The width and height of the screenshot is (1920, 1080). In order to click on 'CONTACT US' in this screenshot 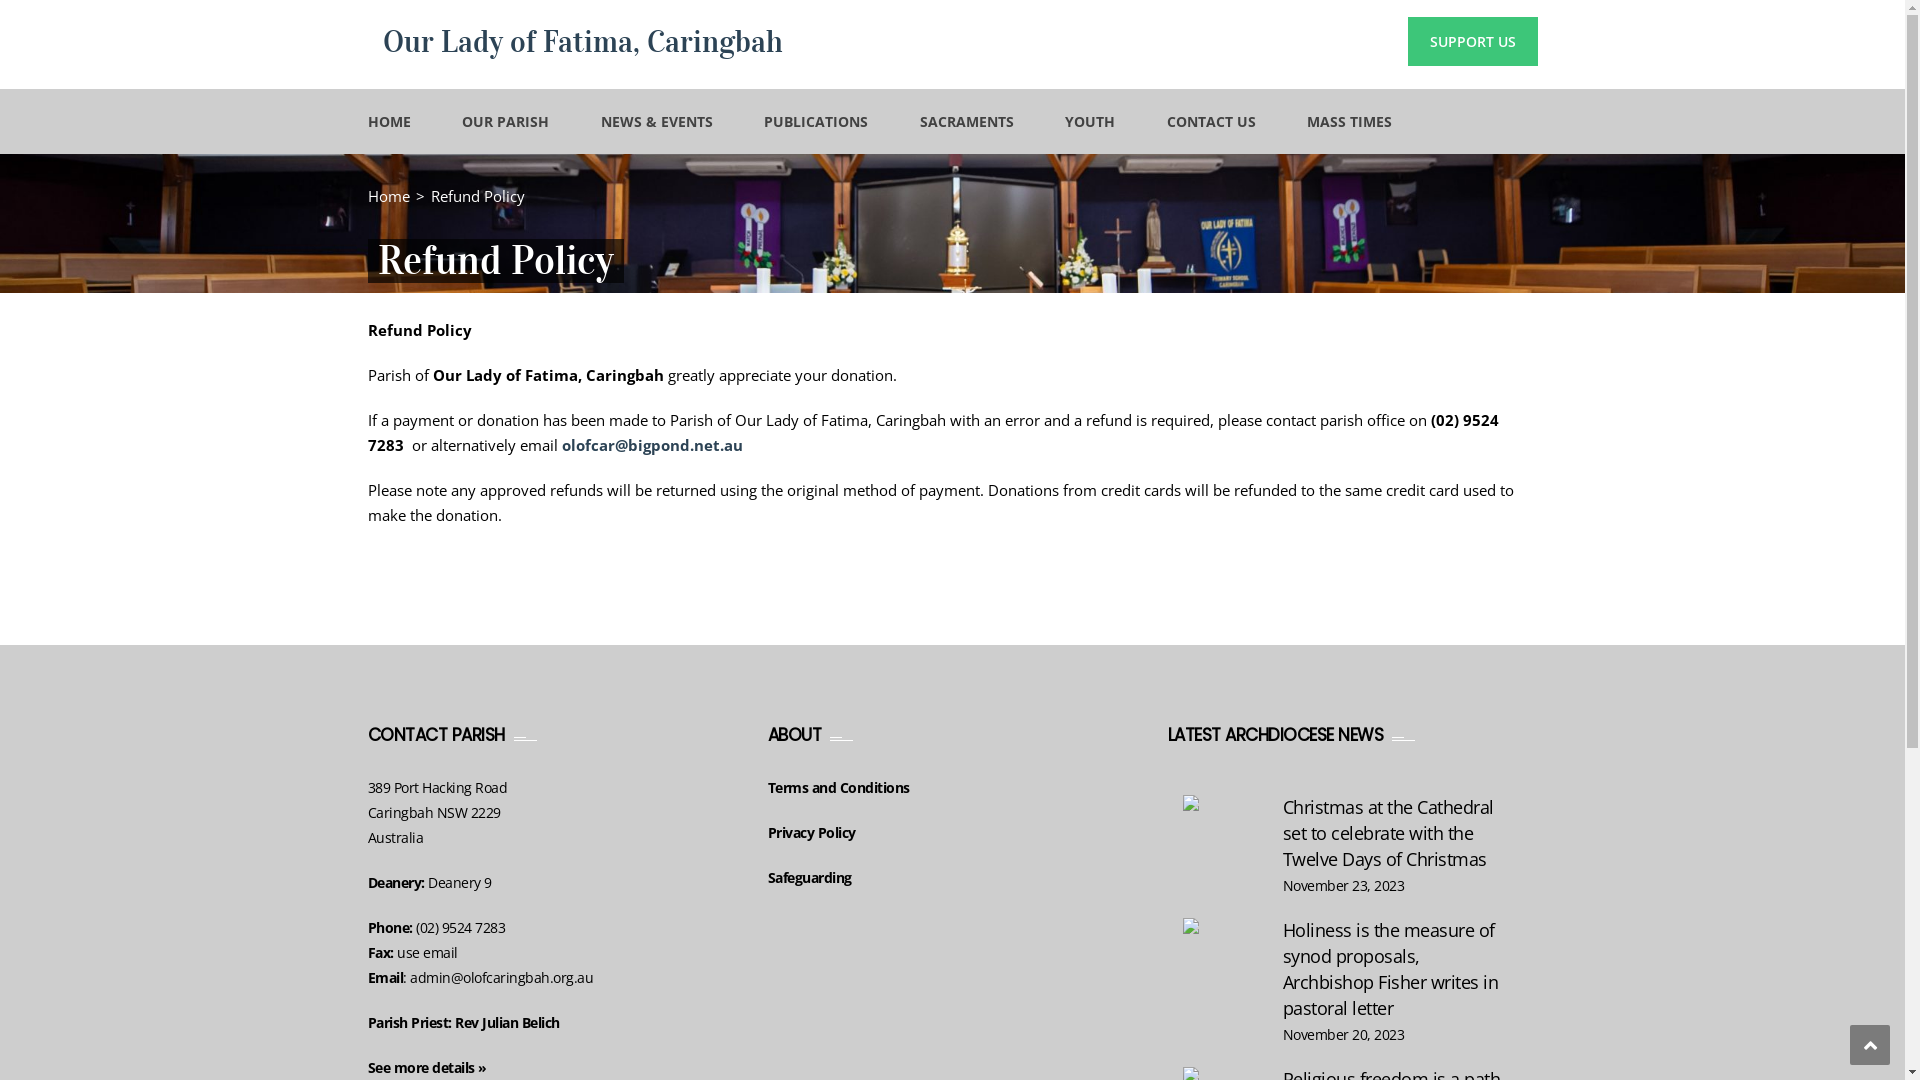, I will do `click(1209, 121)`.